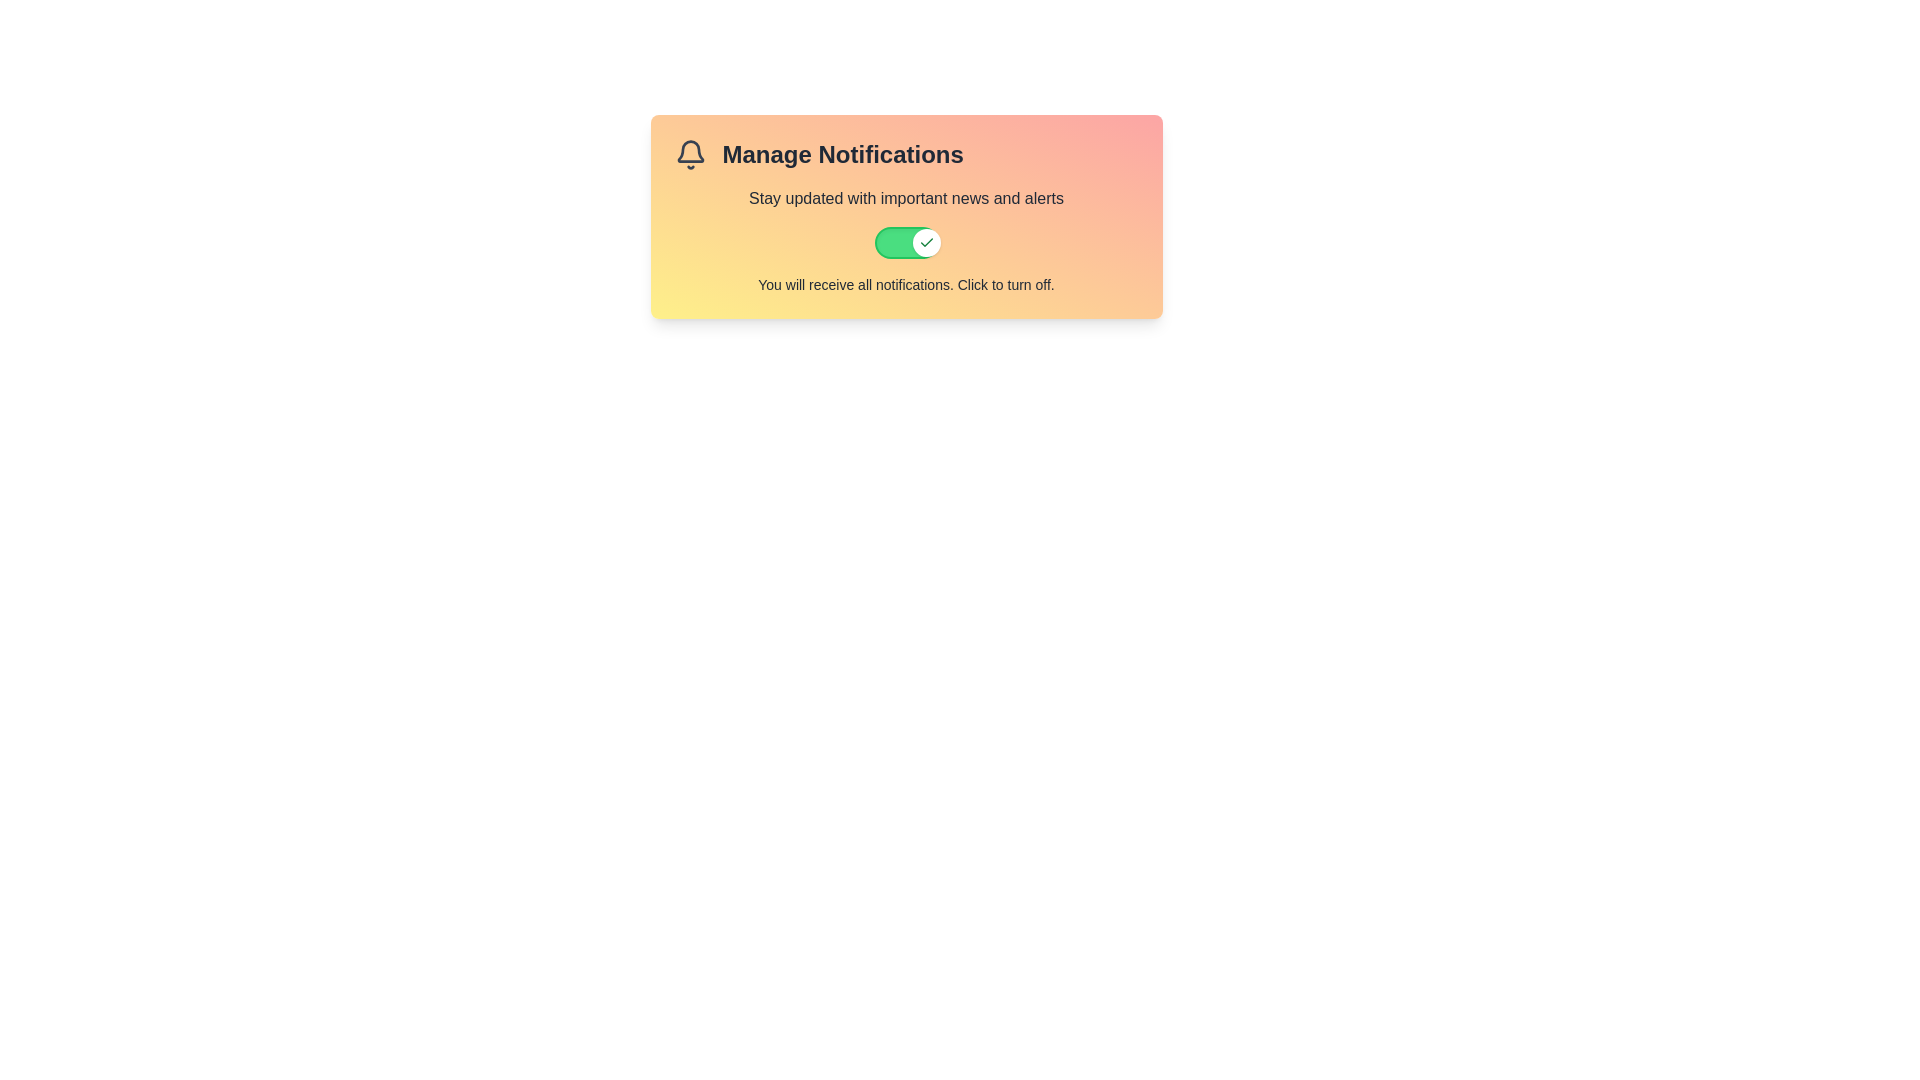 The image size is (1920, 1080). Describe the element at coordinates (905, 239) in the screenshot. I see `description text of the Interactive toggle control stating 'You will receive all notifications. Click to turn off.' which is located below the title 'Stay updated with important news and alerts' and above the green toggle switch` at that location.